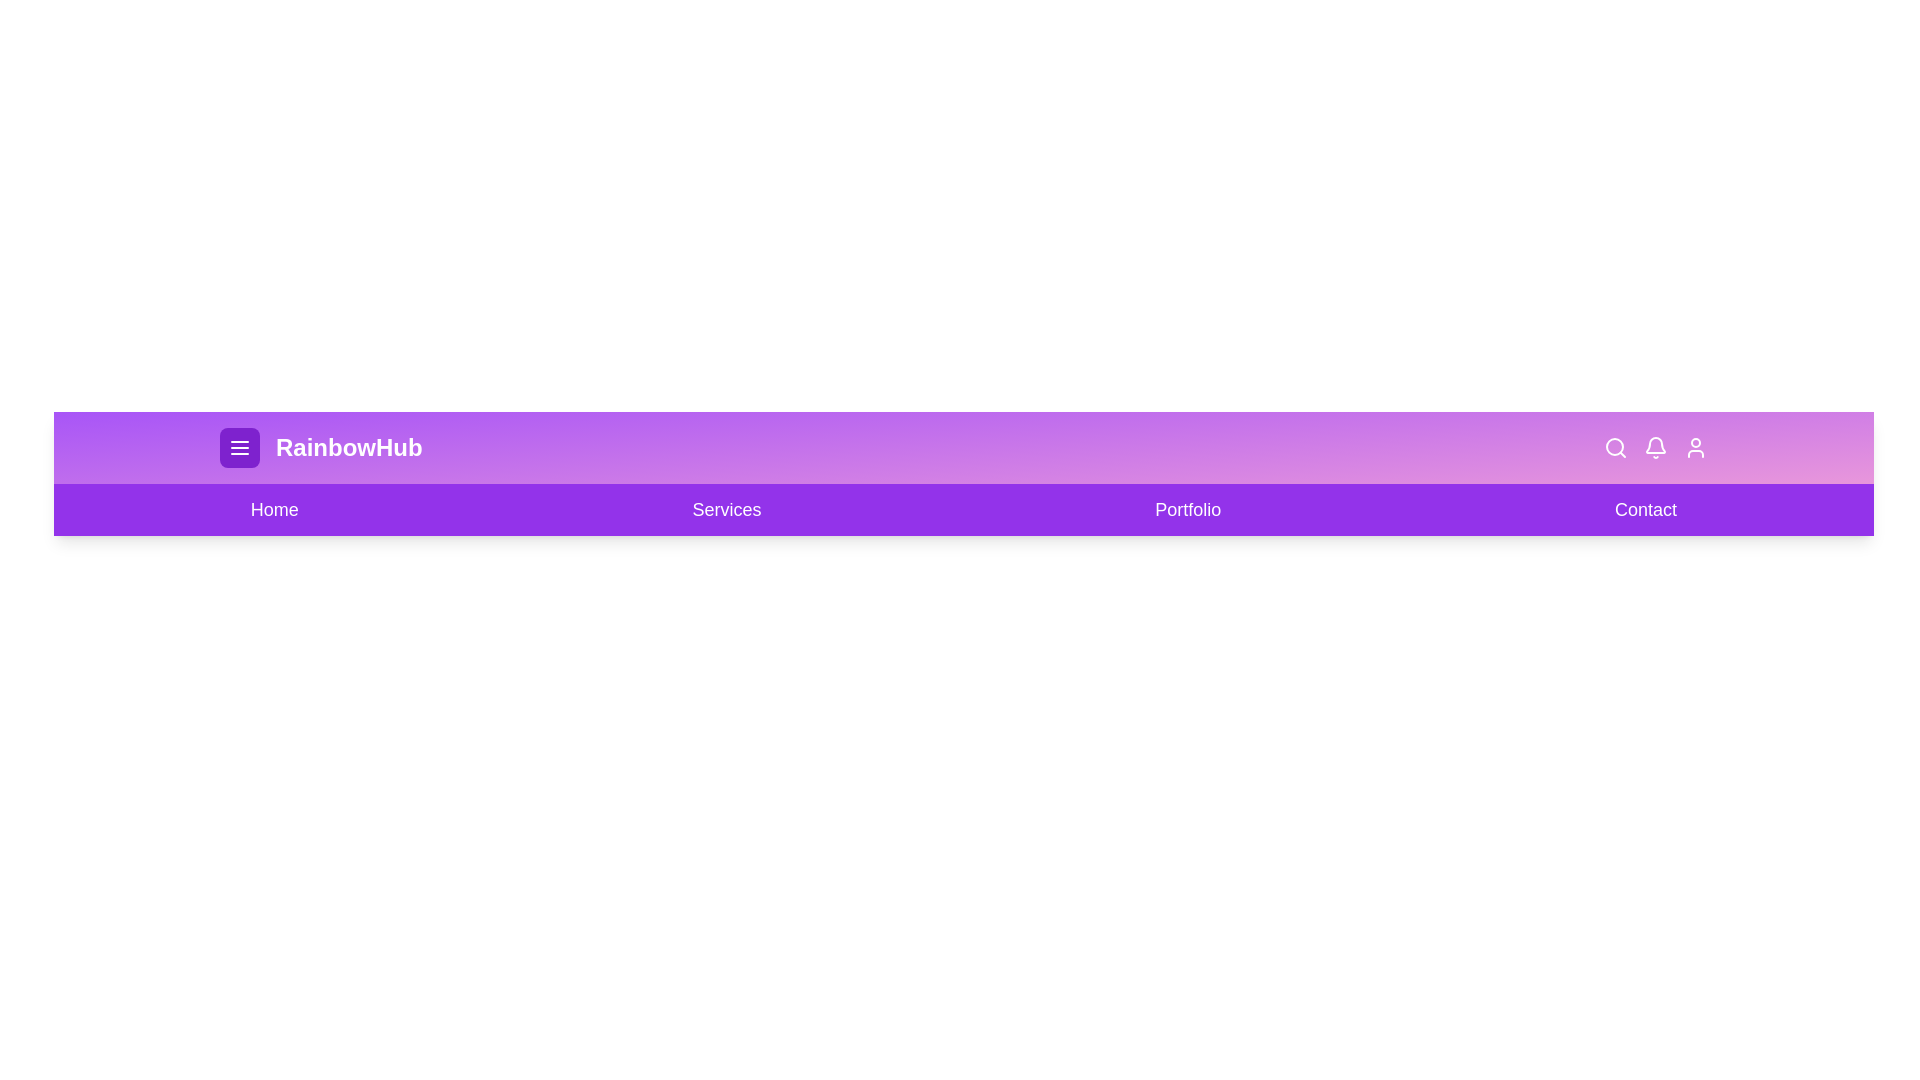  I want to click on the Search icon in the app bar, so click(1616, 446).